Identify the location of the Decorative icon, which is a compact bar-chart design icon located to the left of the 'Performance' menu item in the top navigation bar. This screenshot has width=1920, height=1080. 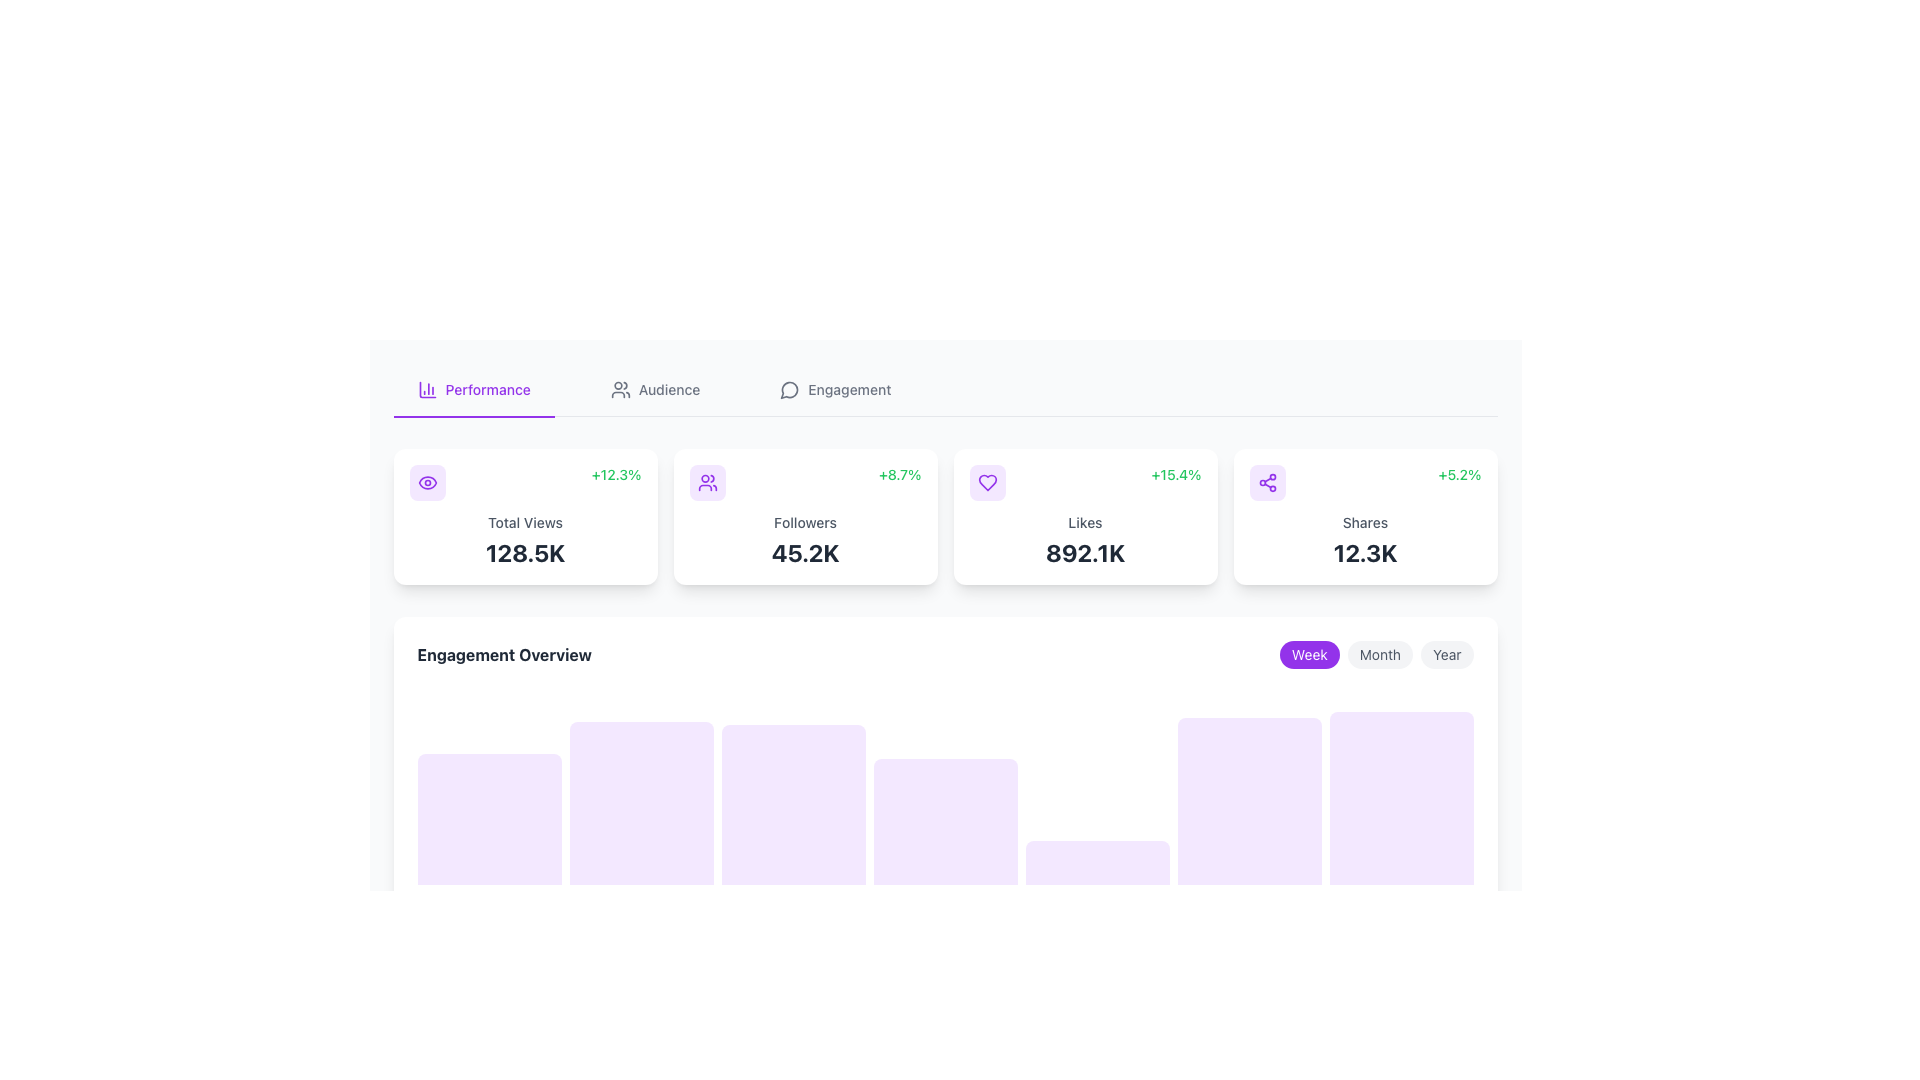
(426, 389).